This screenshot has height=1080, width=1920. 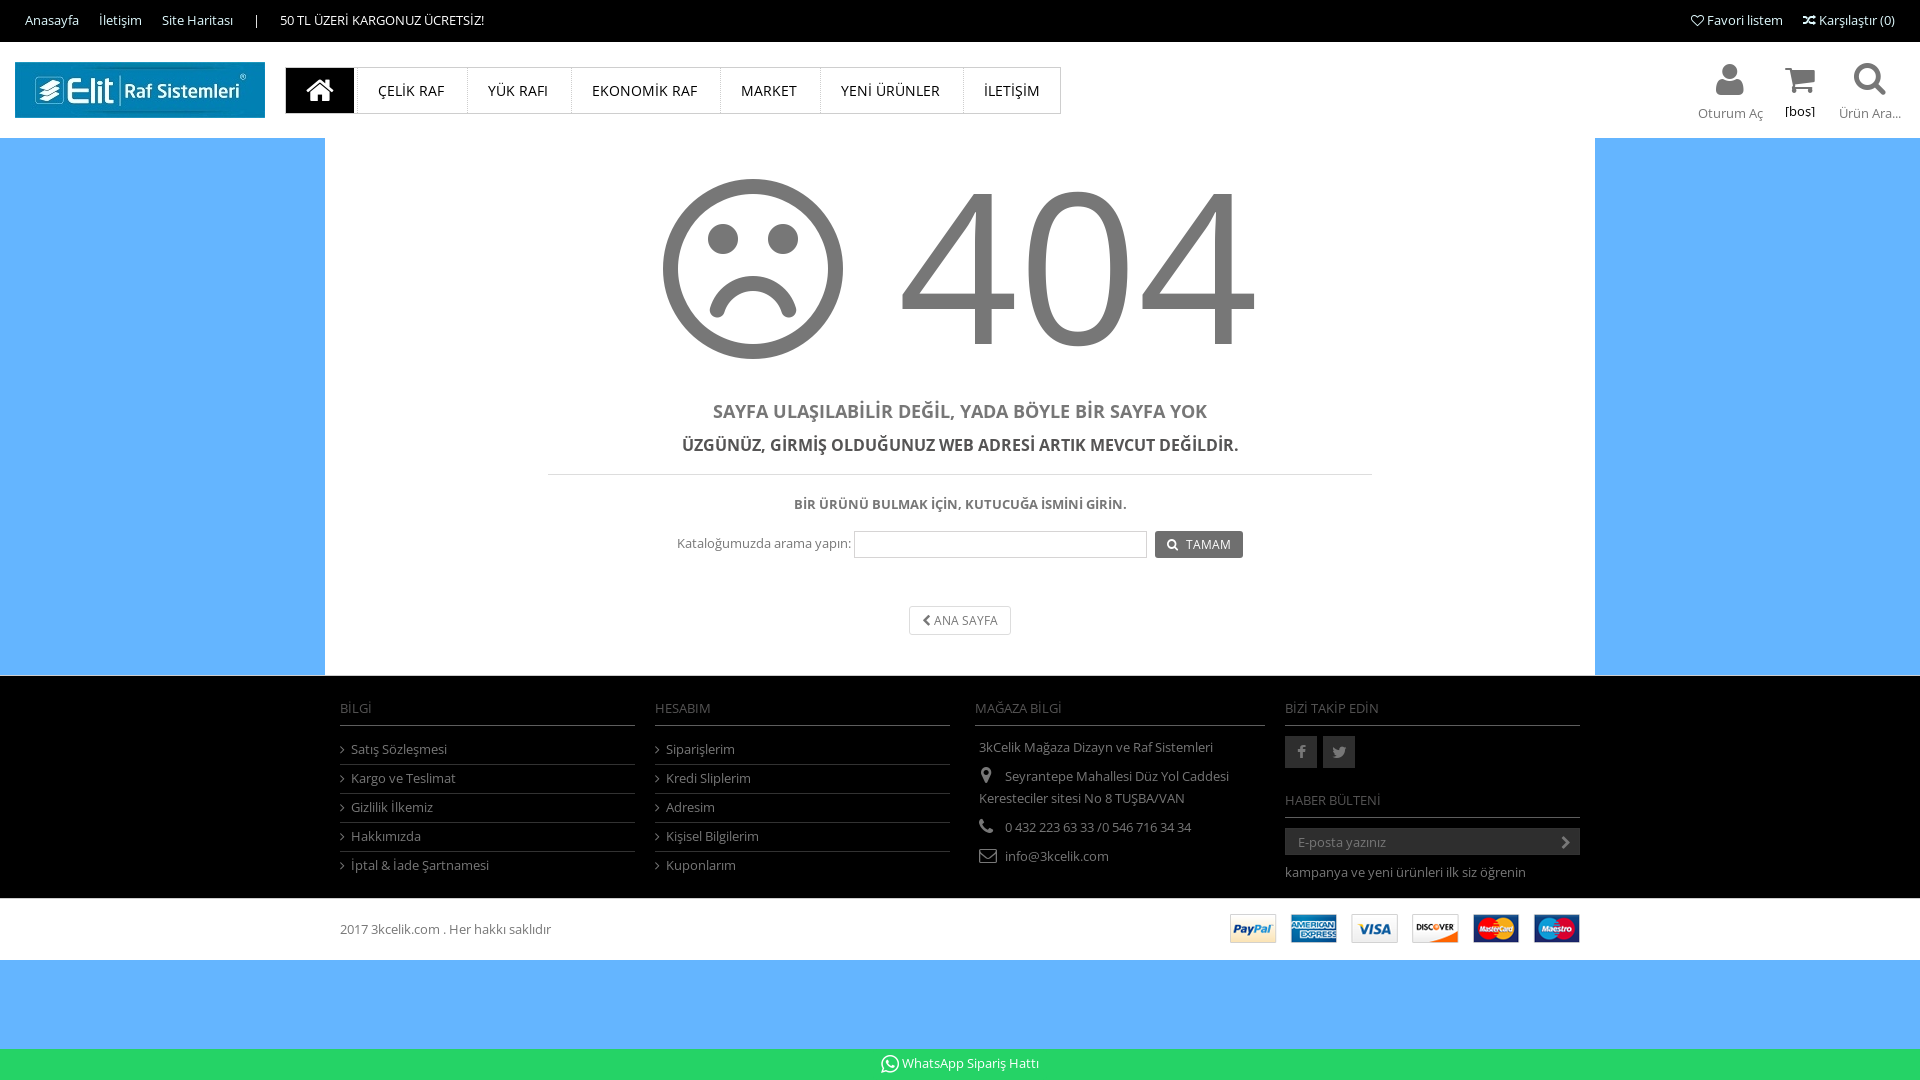 What do you see at coordinates (1736, 19) in the screenshot?
I see `'Favori listem'` at bounding box center [1736, 19].